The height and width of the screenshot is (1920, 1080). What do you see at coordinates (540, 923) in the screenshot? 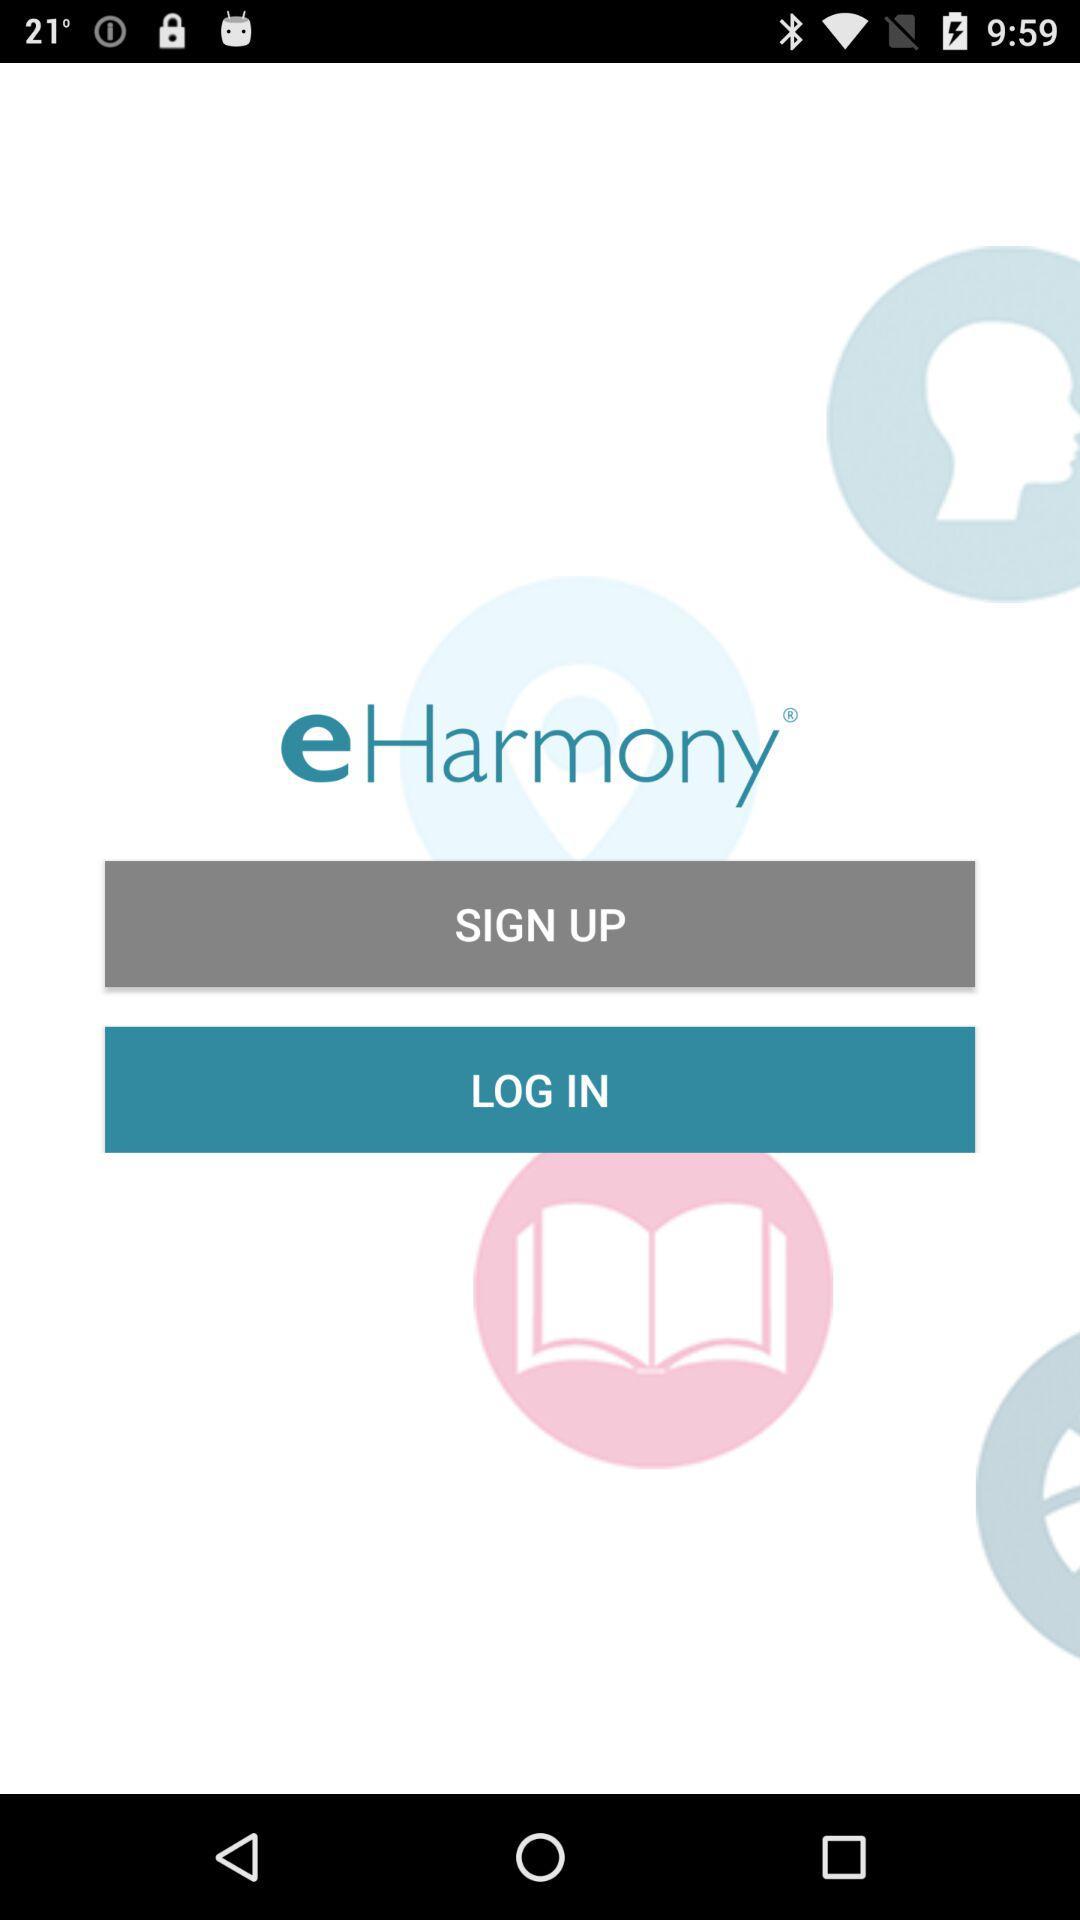
I see `icon above log in item` at bounding box center [540, 923].